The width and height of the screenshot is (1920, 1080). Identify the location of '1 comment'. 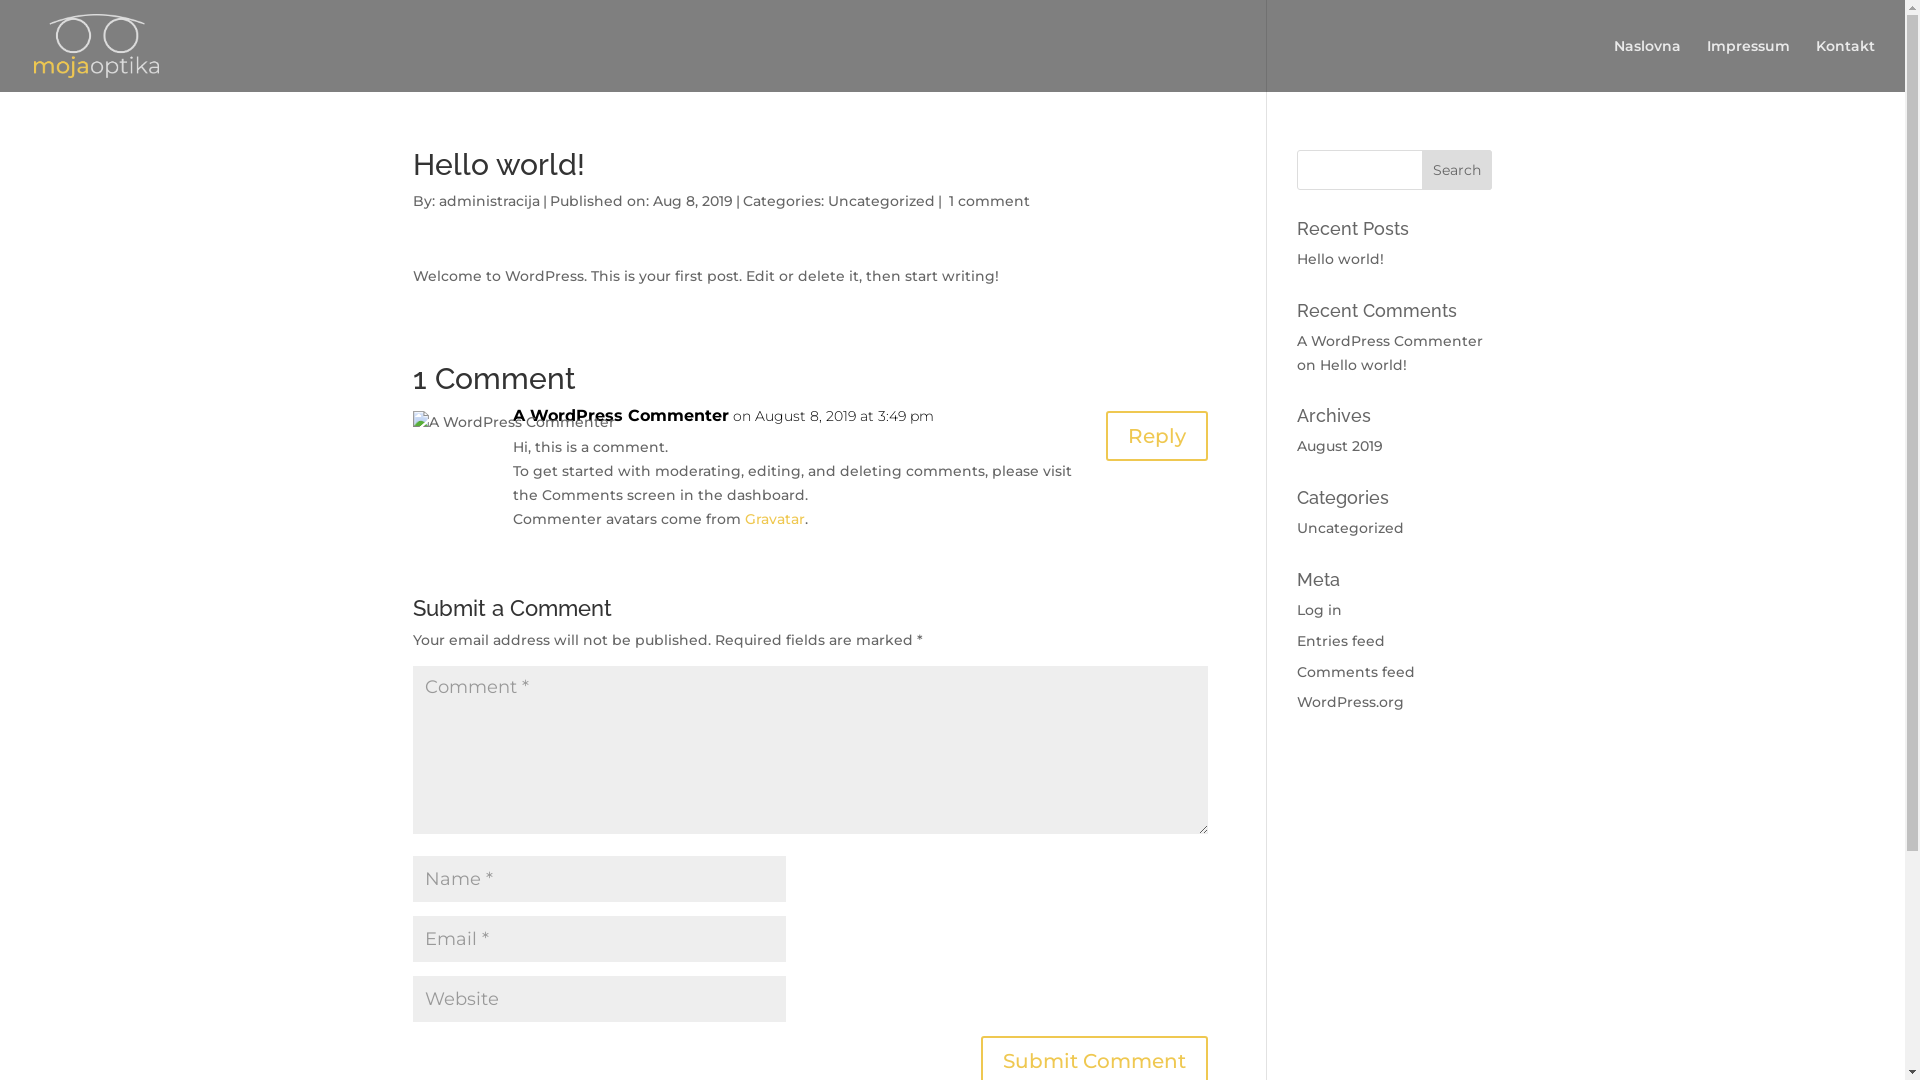
(988, 200).